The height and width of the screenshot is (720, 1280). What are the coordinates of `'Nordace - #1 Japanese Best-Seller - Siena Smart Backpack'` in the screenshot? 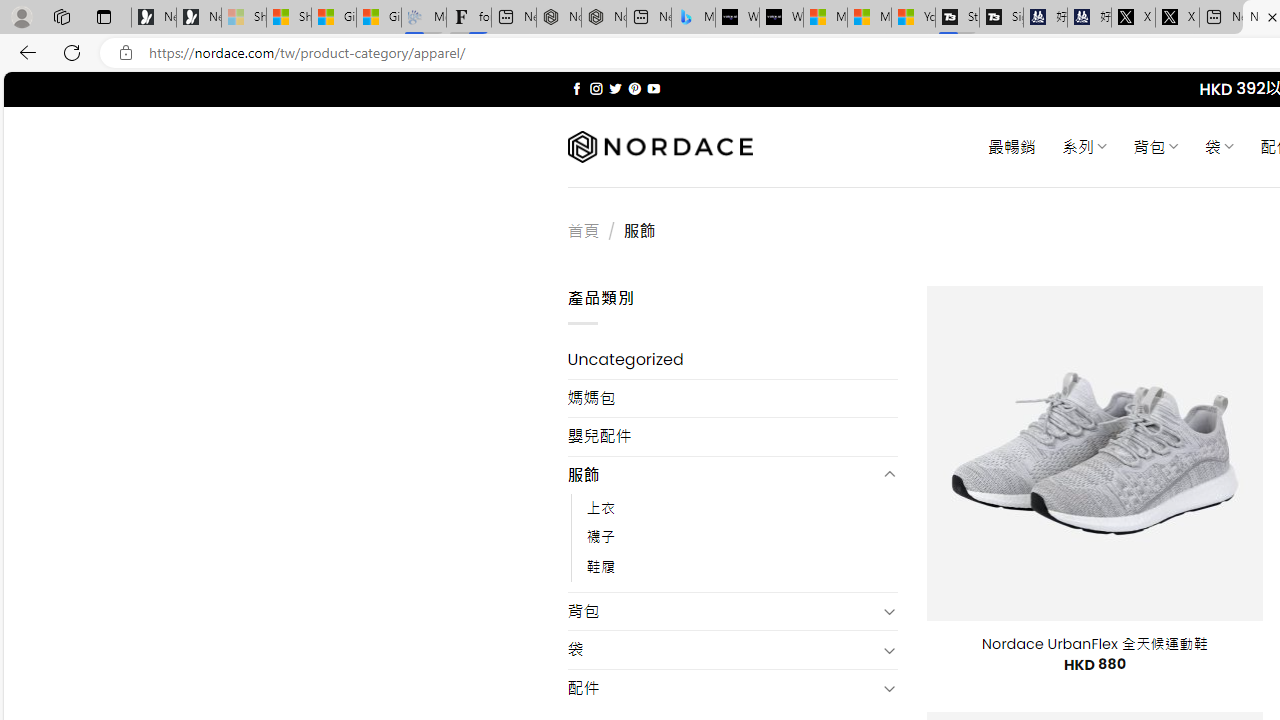 It's located at (603, 17).